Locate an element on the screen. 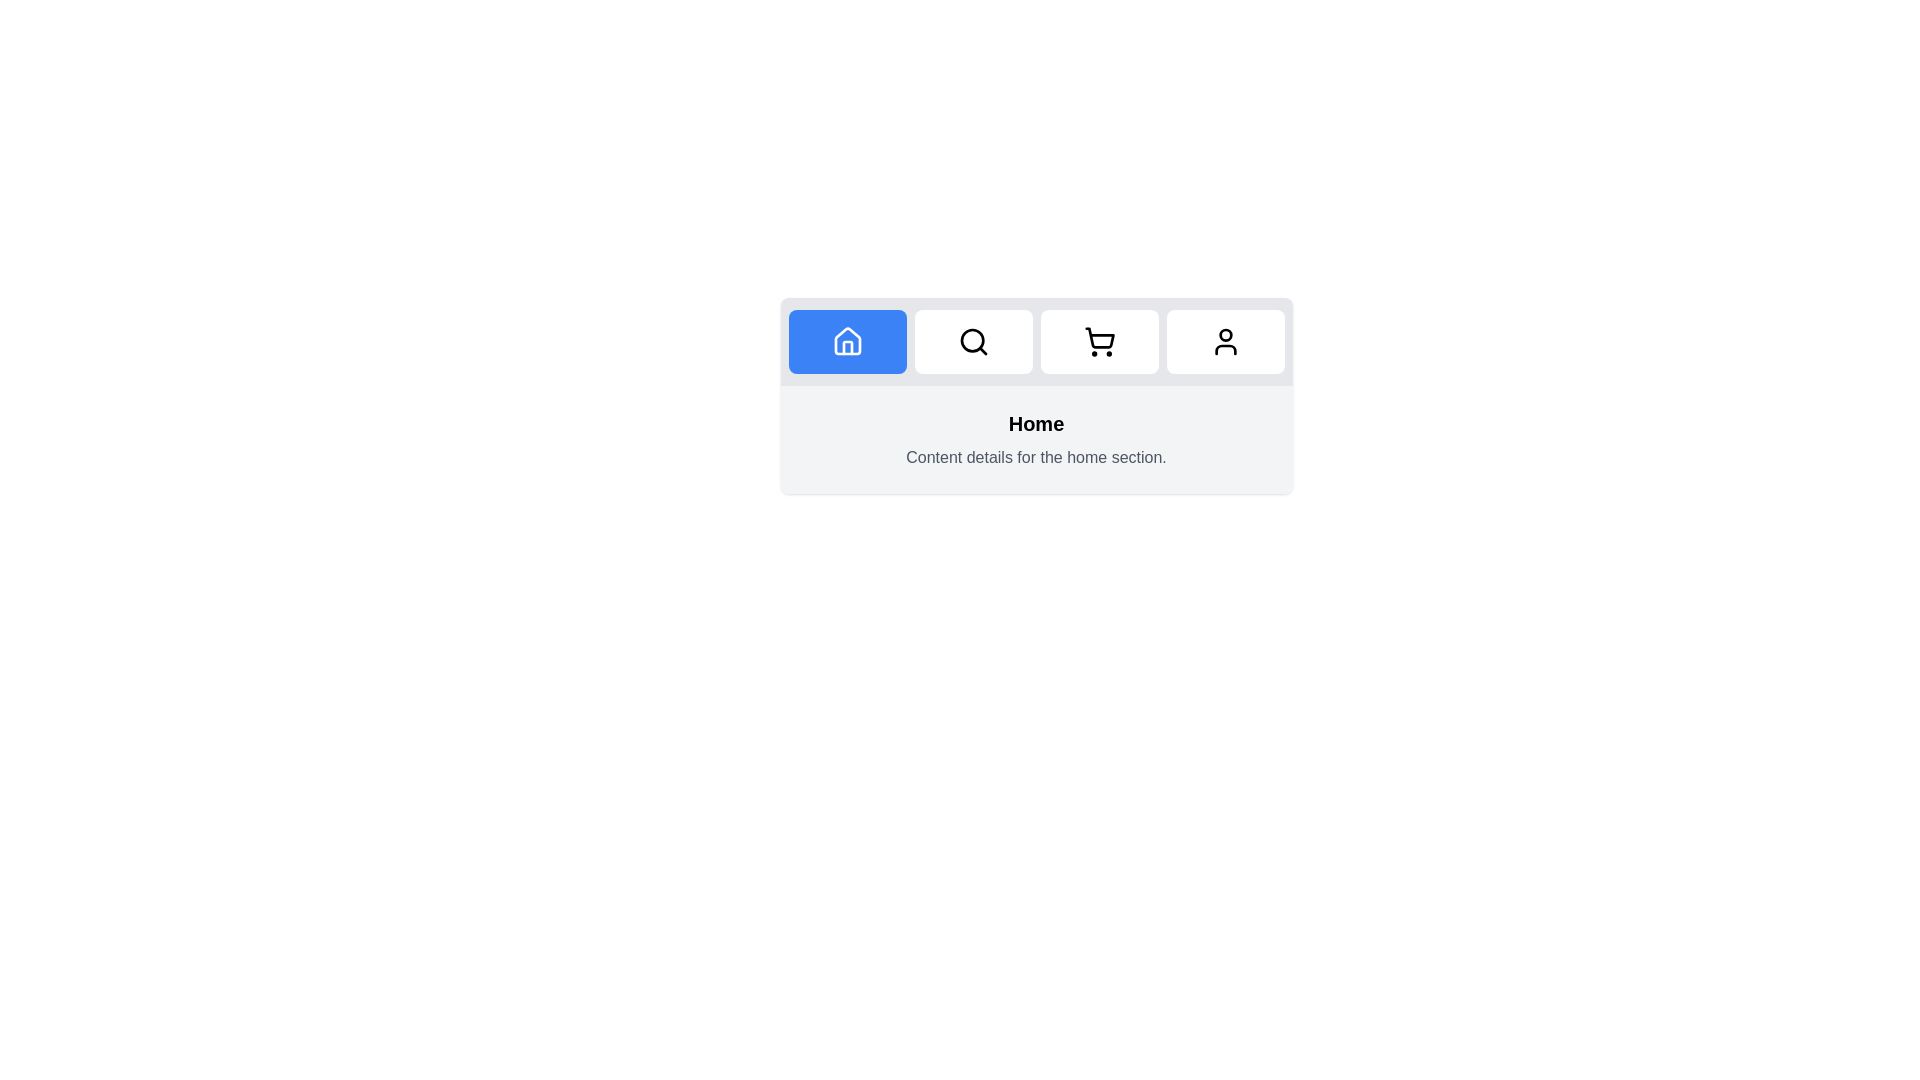 Image resolution: width=1920 pixels, height=1080 pixels. the shopping cart icon located in the navigation bar, positioned third among four icons is located at coordinates (1098, 337).